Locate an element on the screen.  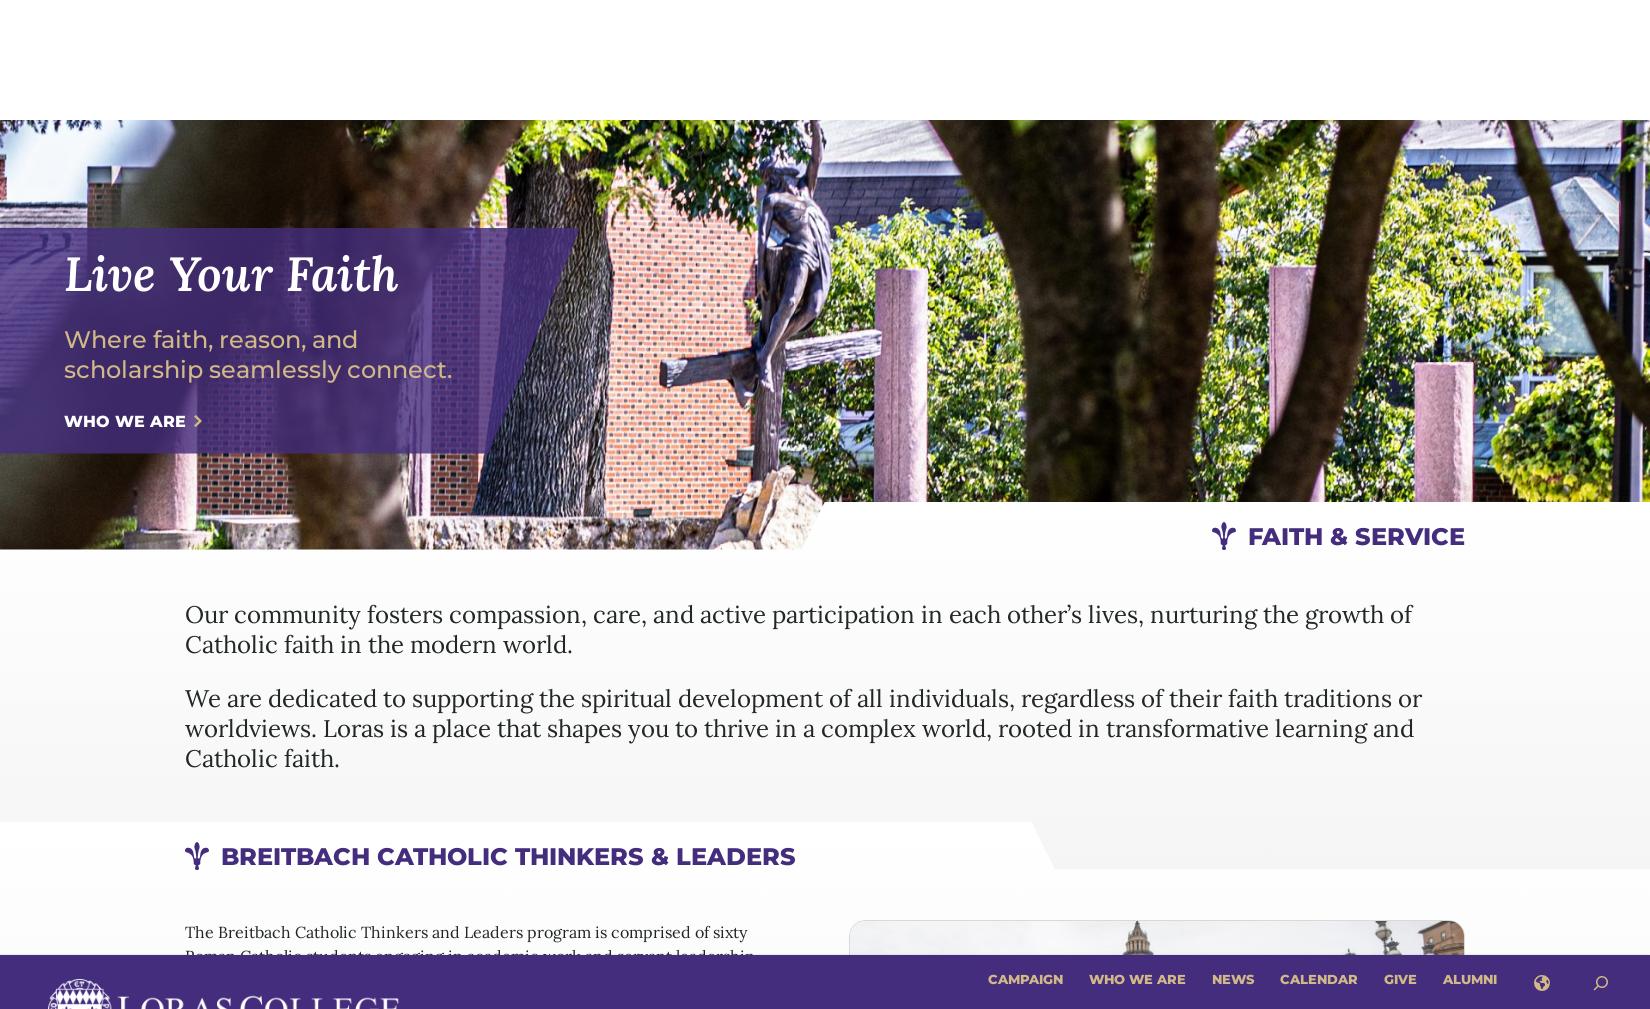
'The Fellowship of Catholic University Students is a Catholic collegiate outreach whose mission is to share the hope and joy of the gospel with college and university students, inspiring and equipping them for a lifetime of Christ-centered evangelization, discipleship, and friendships in which they lead others to do the same.' is located at coordinates (184, 887).